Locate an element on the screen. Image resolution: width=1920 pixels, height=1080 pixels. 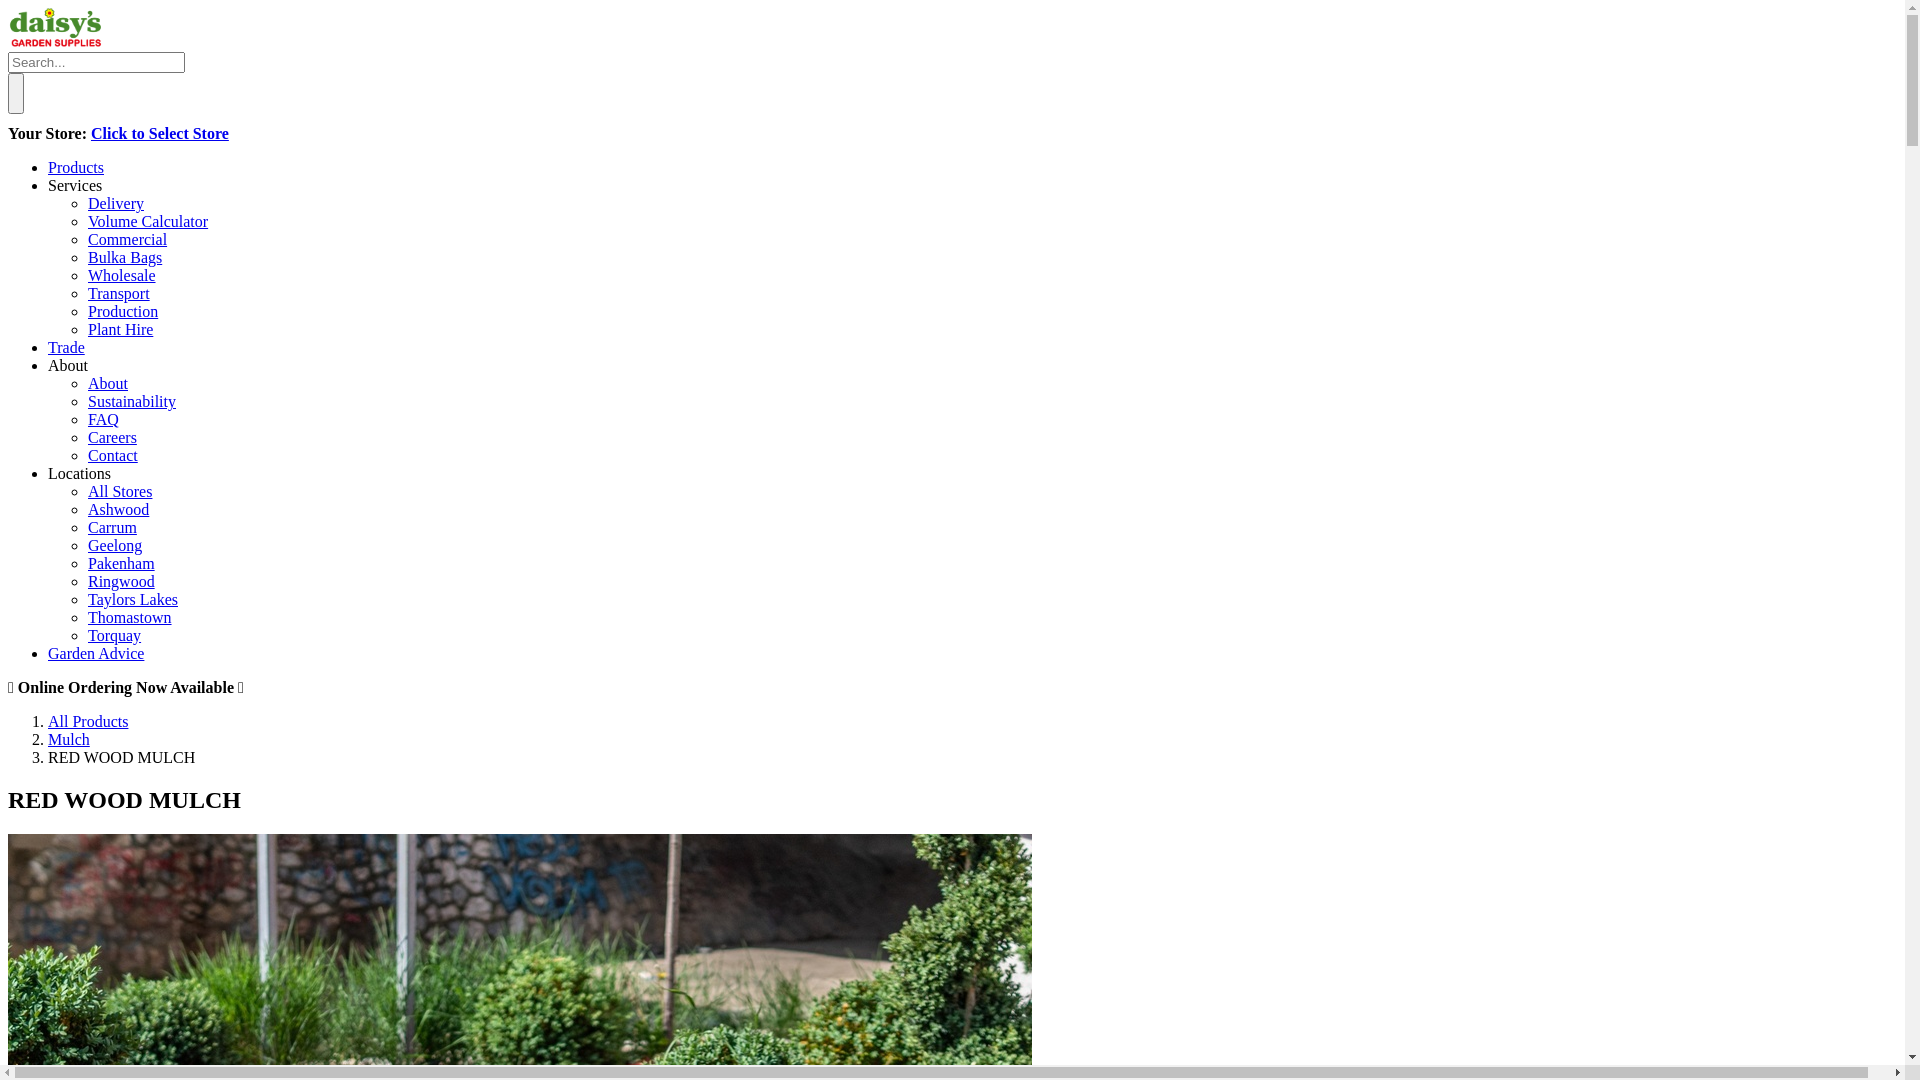
'Click to Select Store' is located at coordinates (90, 133).